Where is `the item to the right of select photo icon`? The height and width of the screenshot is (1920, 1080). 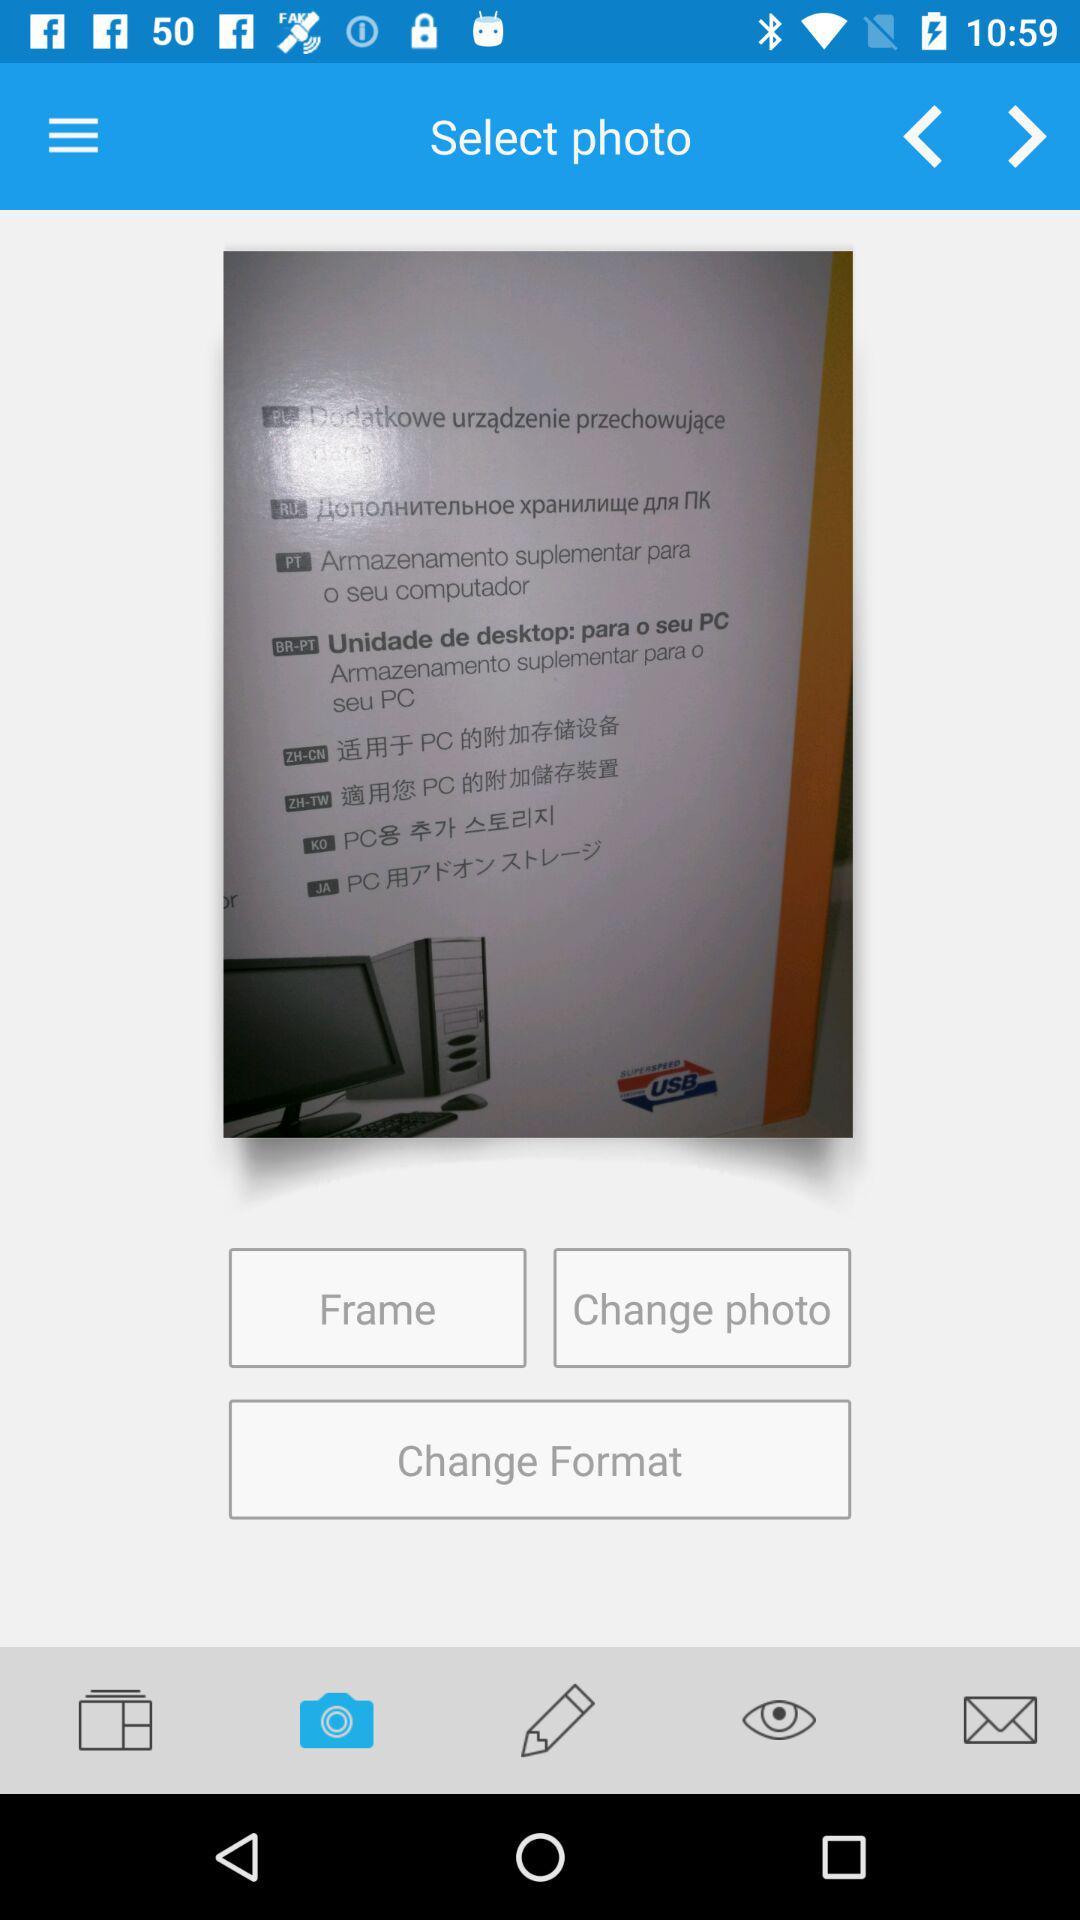 the item to the right of select photo icon is located at coordinates (922, 135).